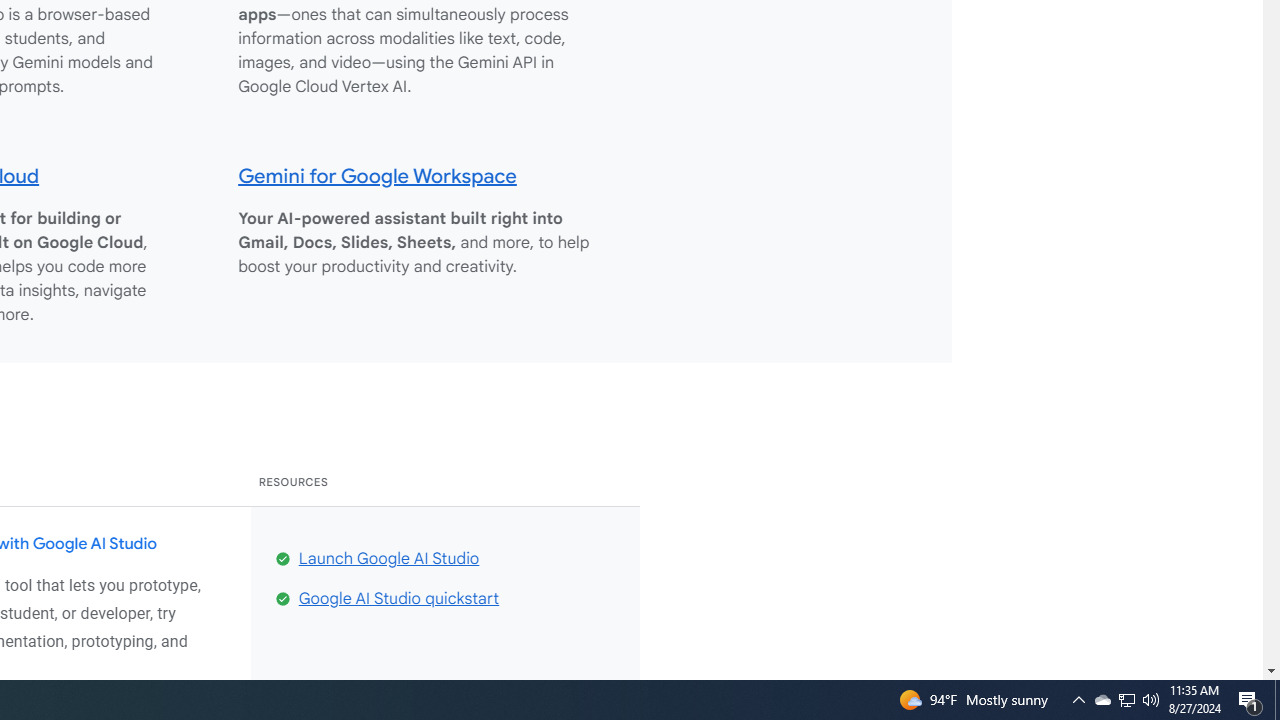  What do you see at coordinates (377, 174) in the screenshot?
I see `'Gemini for Google Workspace'` at bounding box center [377, 174].